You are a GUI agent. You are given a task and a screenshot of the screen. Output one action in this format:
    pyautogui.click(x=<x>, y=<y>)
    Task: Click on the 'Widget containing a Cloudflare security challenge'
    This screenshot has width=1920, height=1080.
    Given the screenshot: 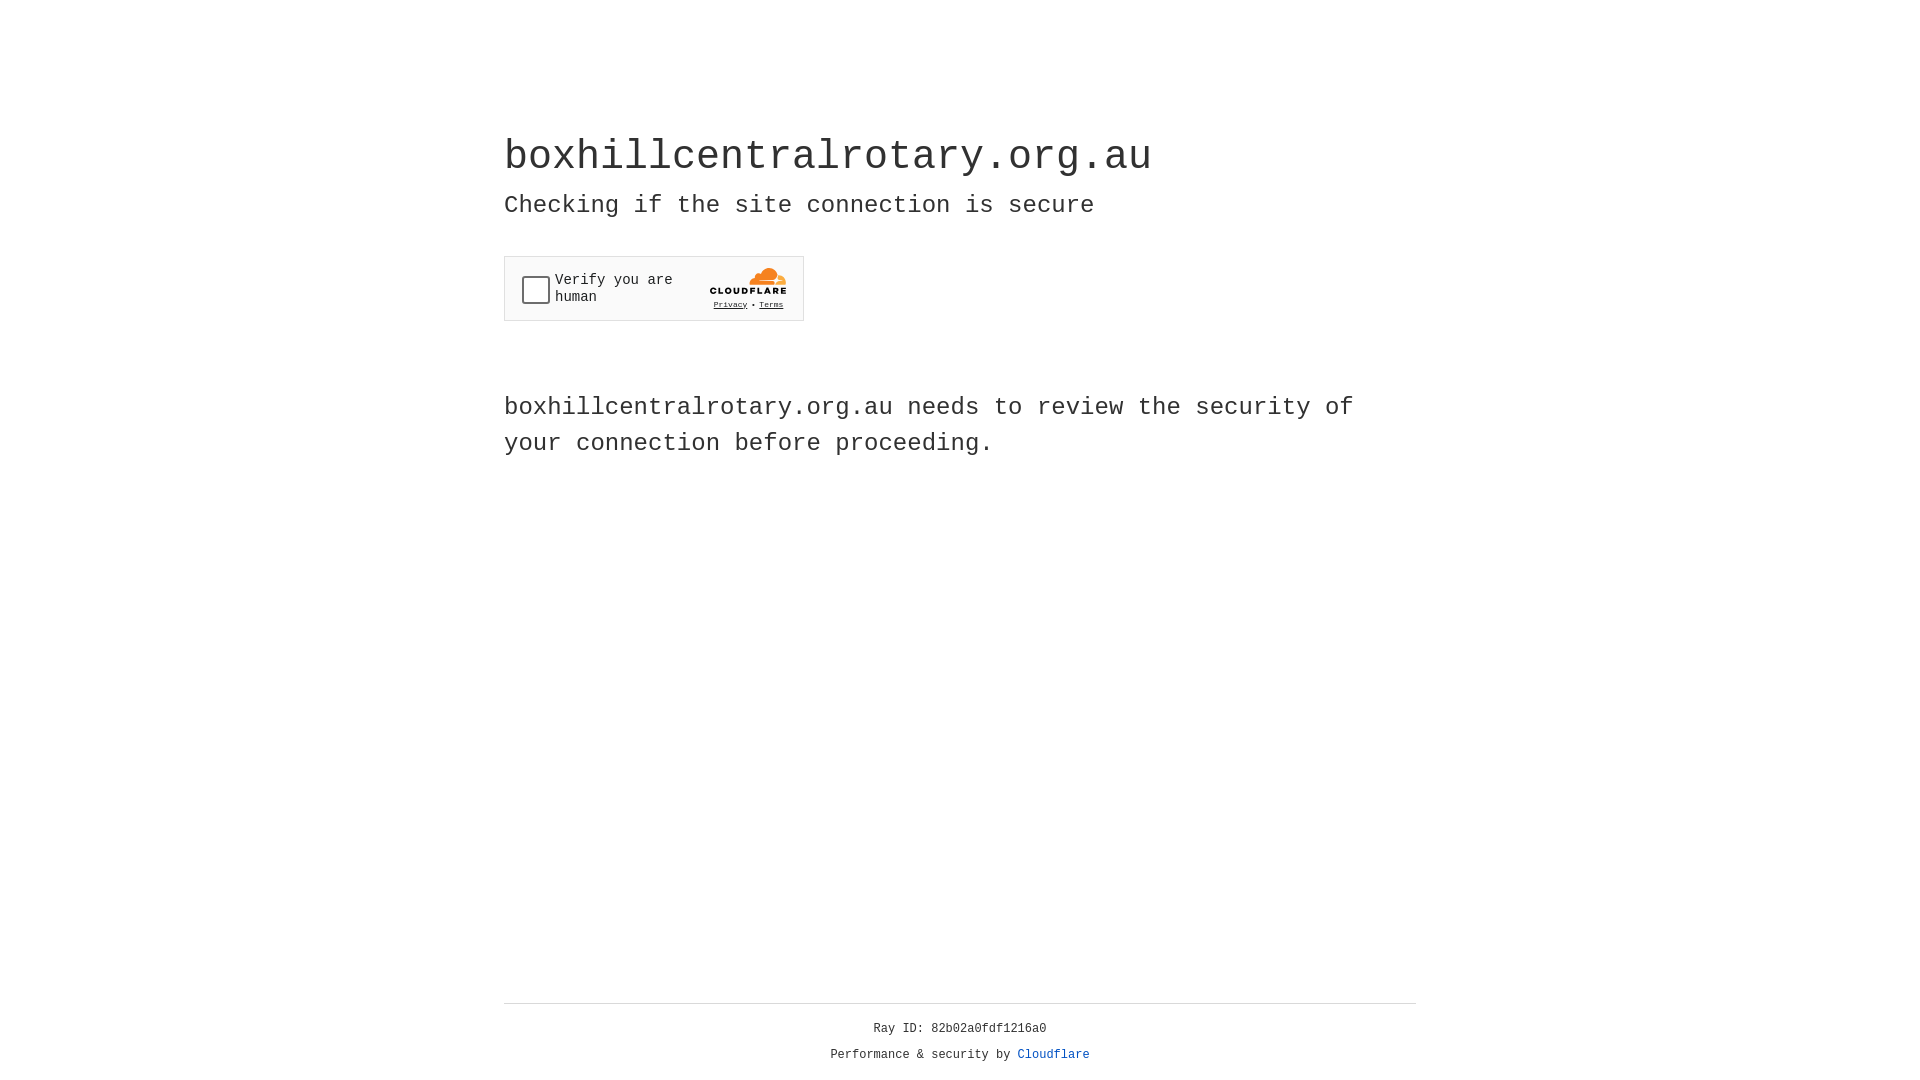 What is the action you would take?
    pyautogui.click(x=653, y=288)
    